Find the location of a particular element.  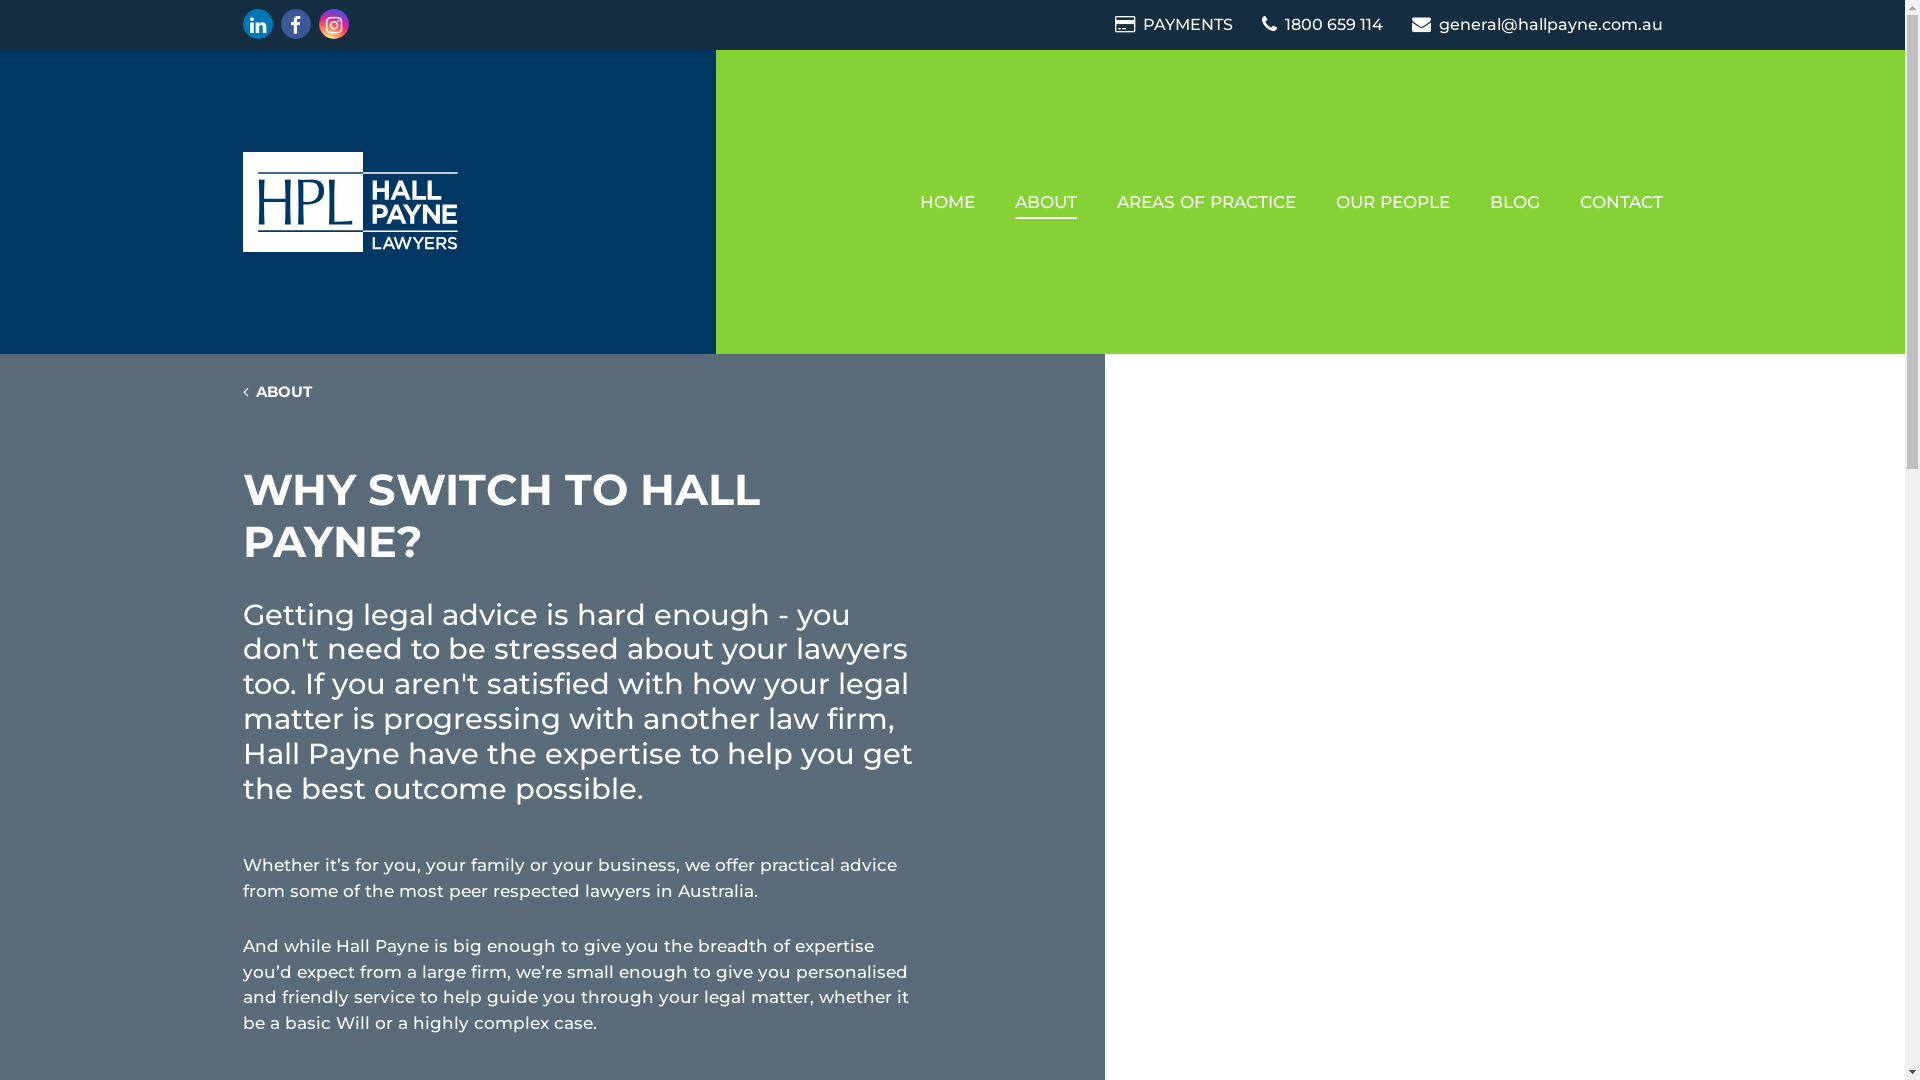

'AREAS OF PRACTICE' is located at coordinates (1204, 201).